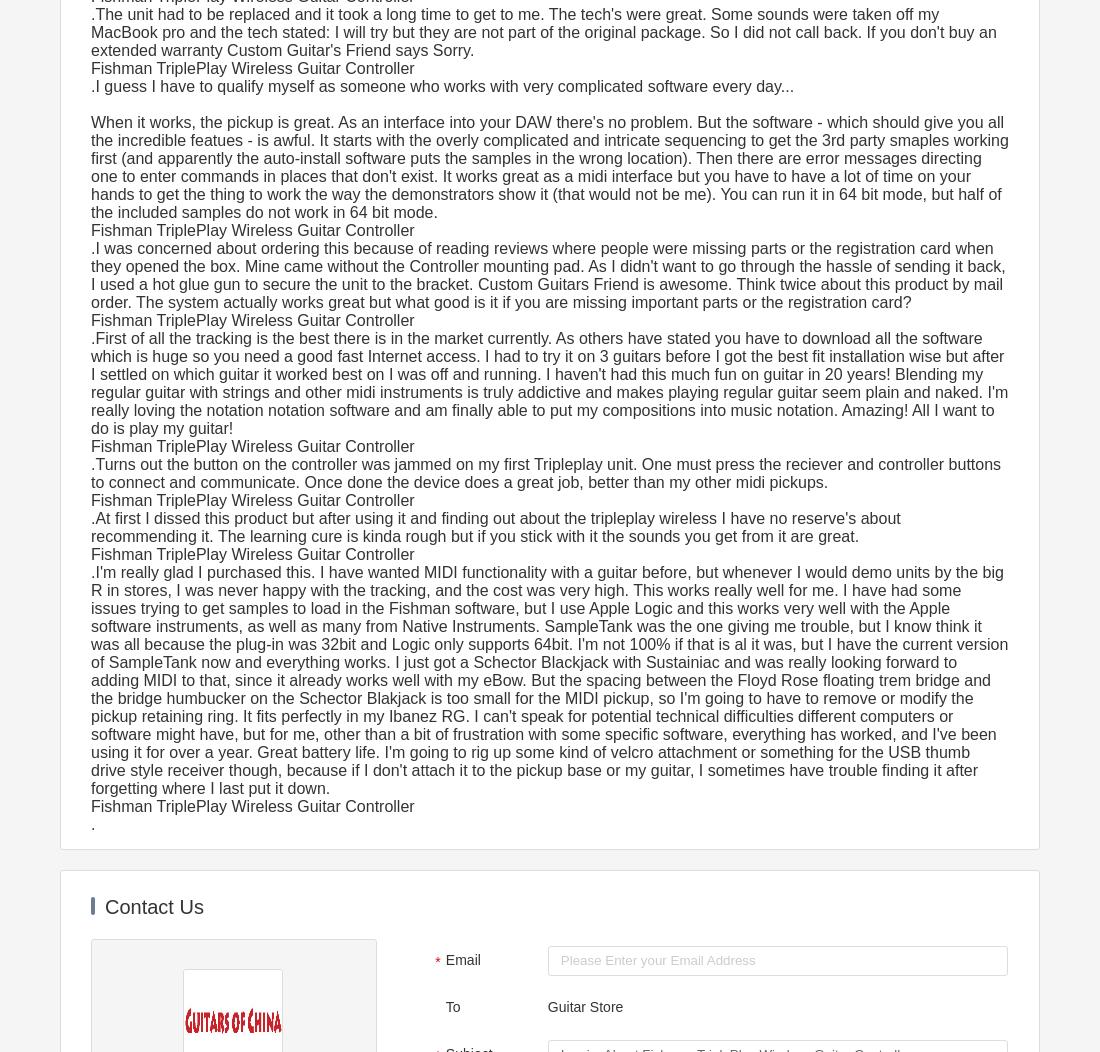  I want to click on 'Email', so click(461, 958).